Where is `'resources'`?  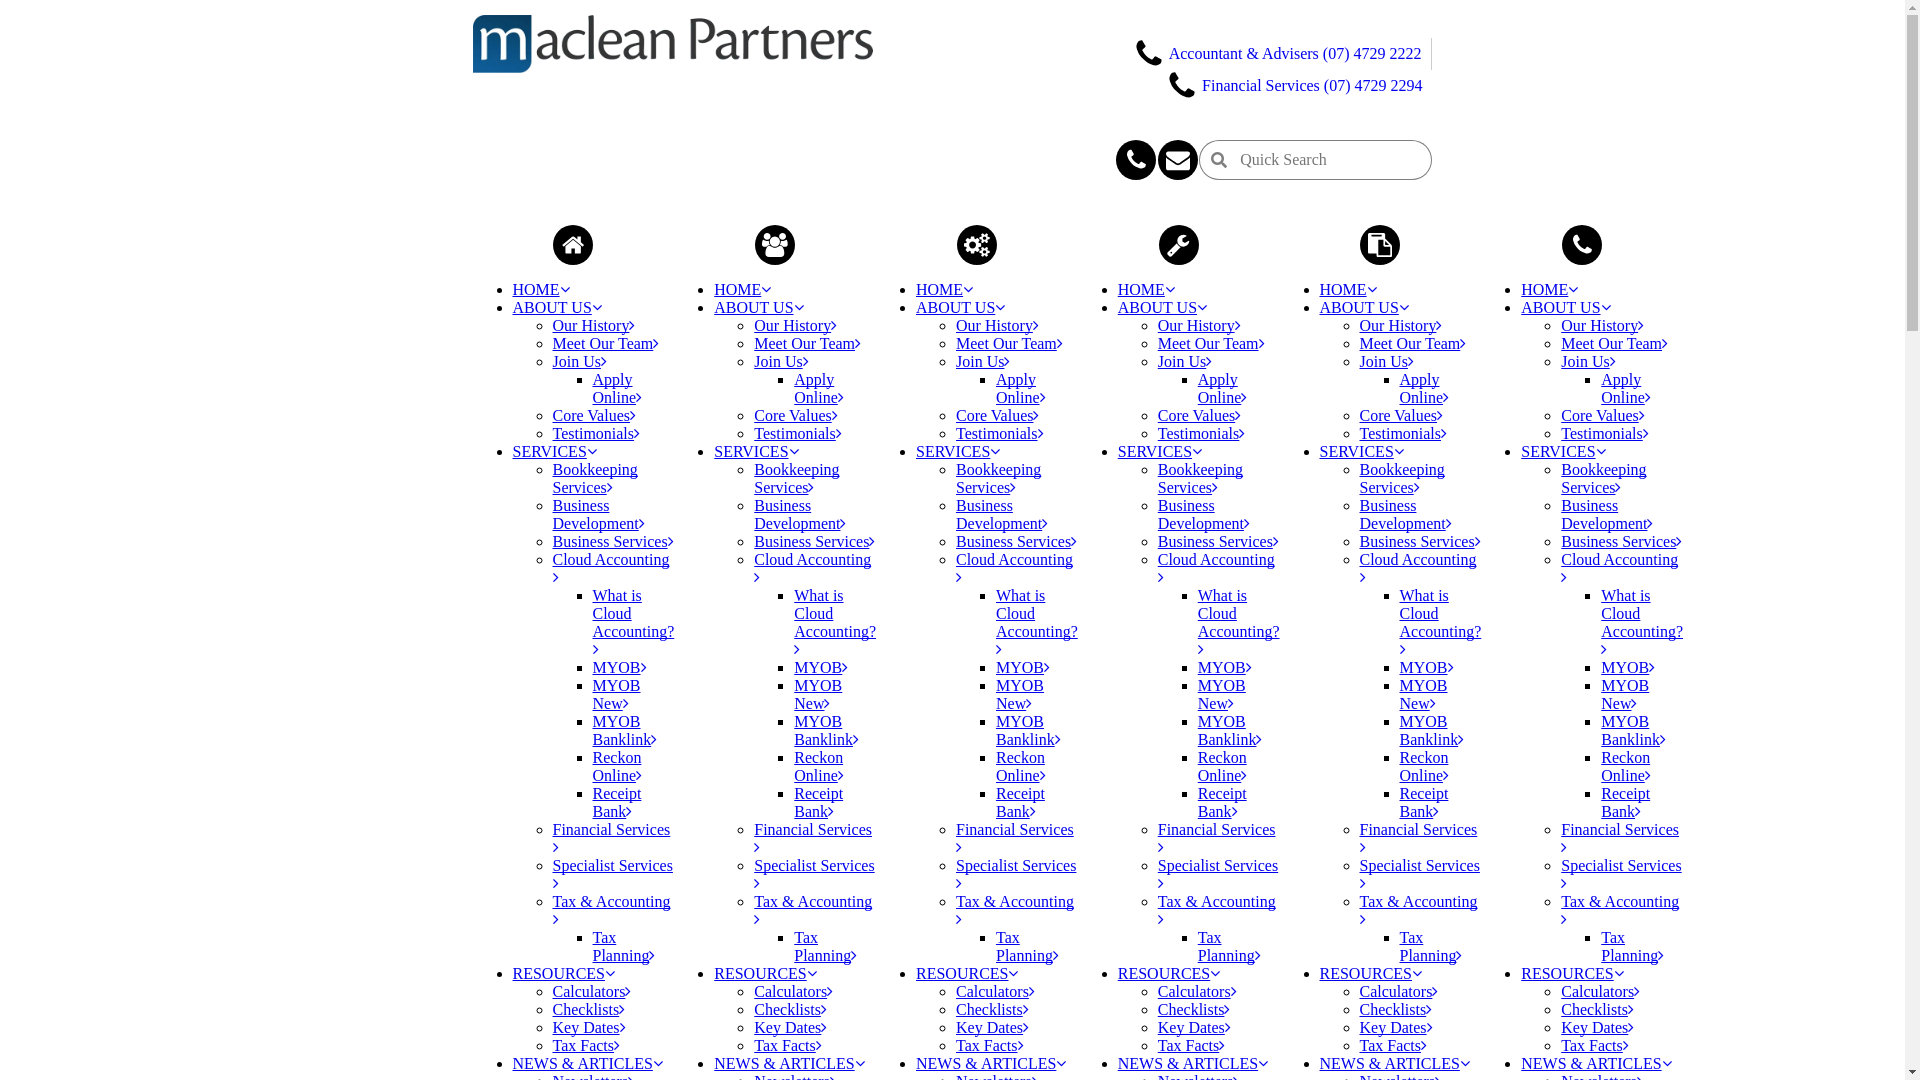 'resources' is located at coordinates (1179, 244).